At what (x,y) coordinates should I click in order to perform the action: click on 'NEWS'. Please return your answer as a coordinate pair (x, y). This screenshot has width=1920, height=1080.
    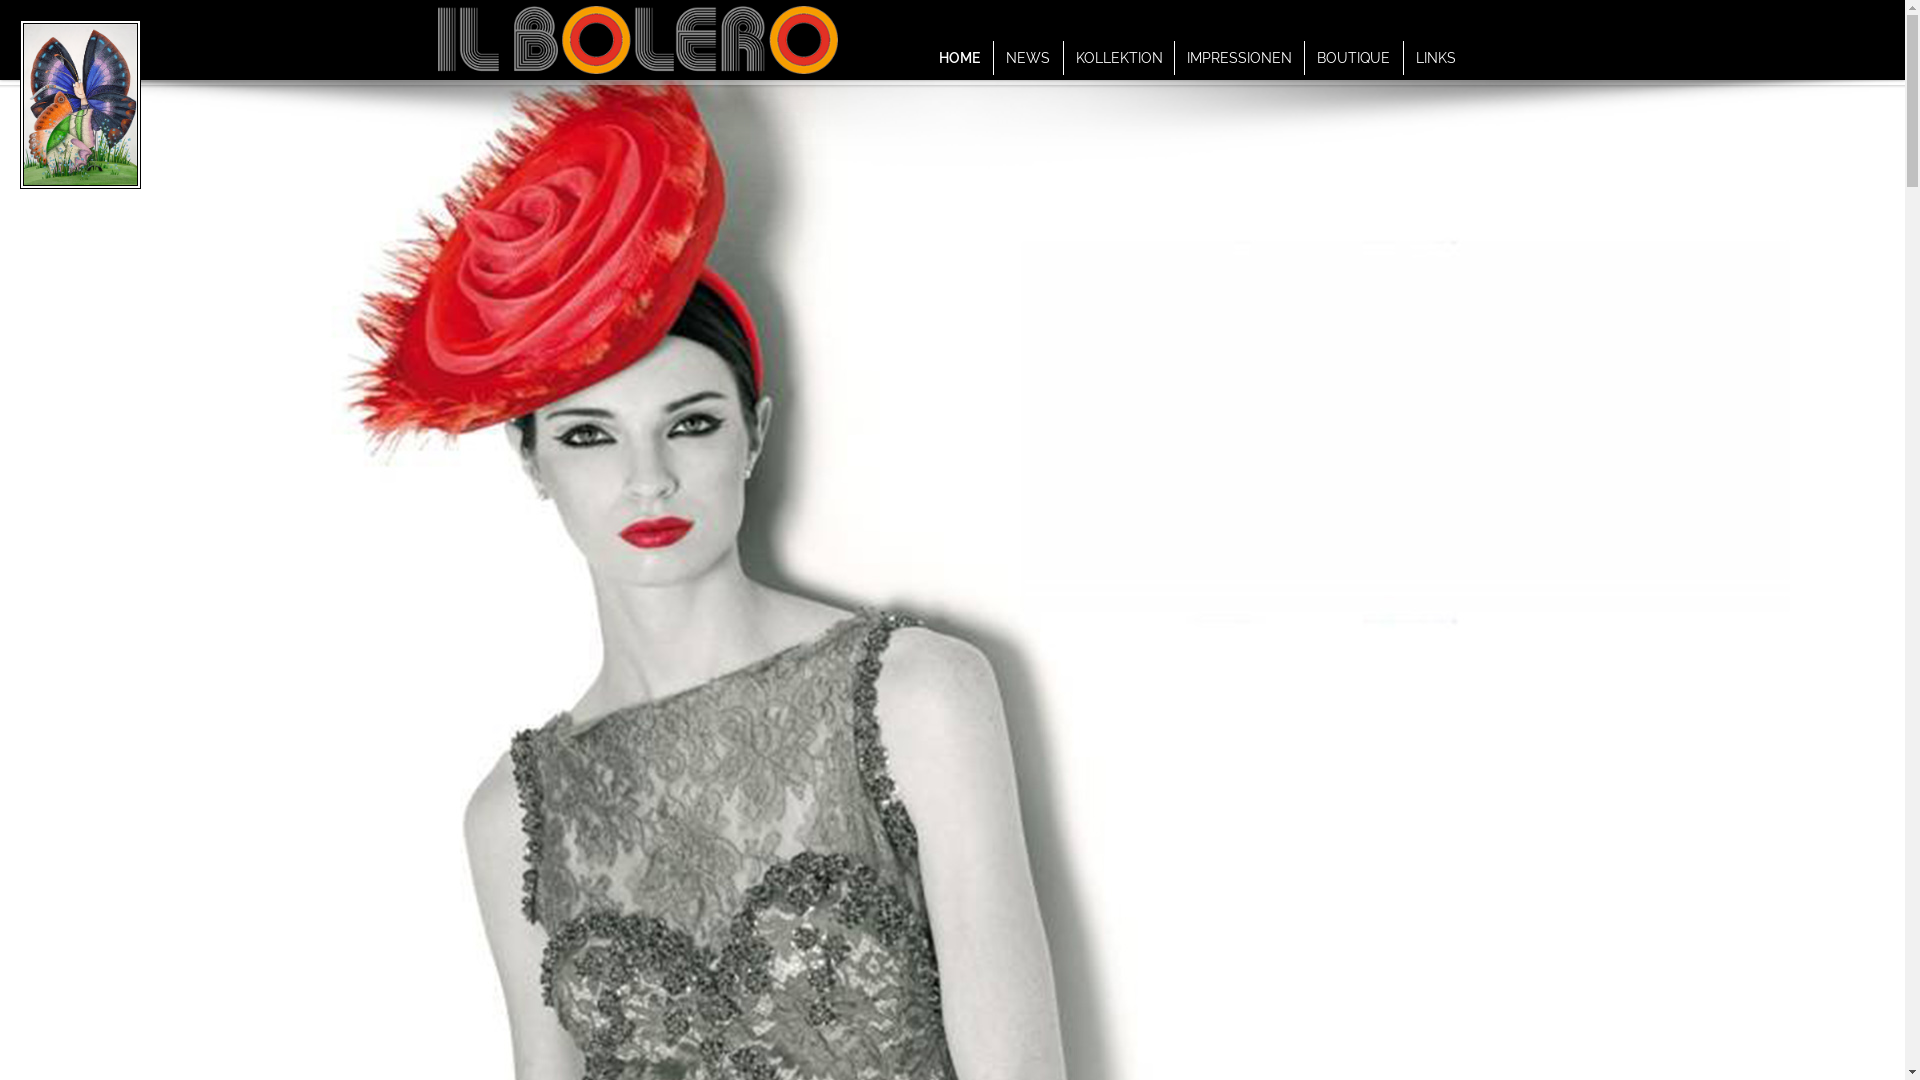
    Looking at the image, I should click on (1028, 56).